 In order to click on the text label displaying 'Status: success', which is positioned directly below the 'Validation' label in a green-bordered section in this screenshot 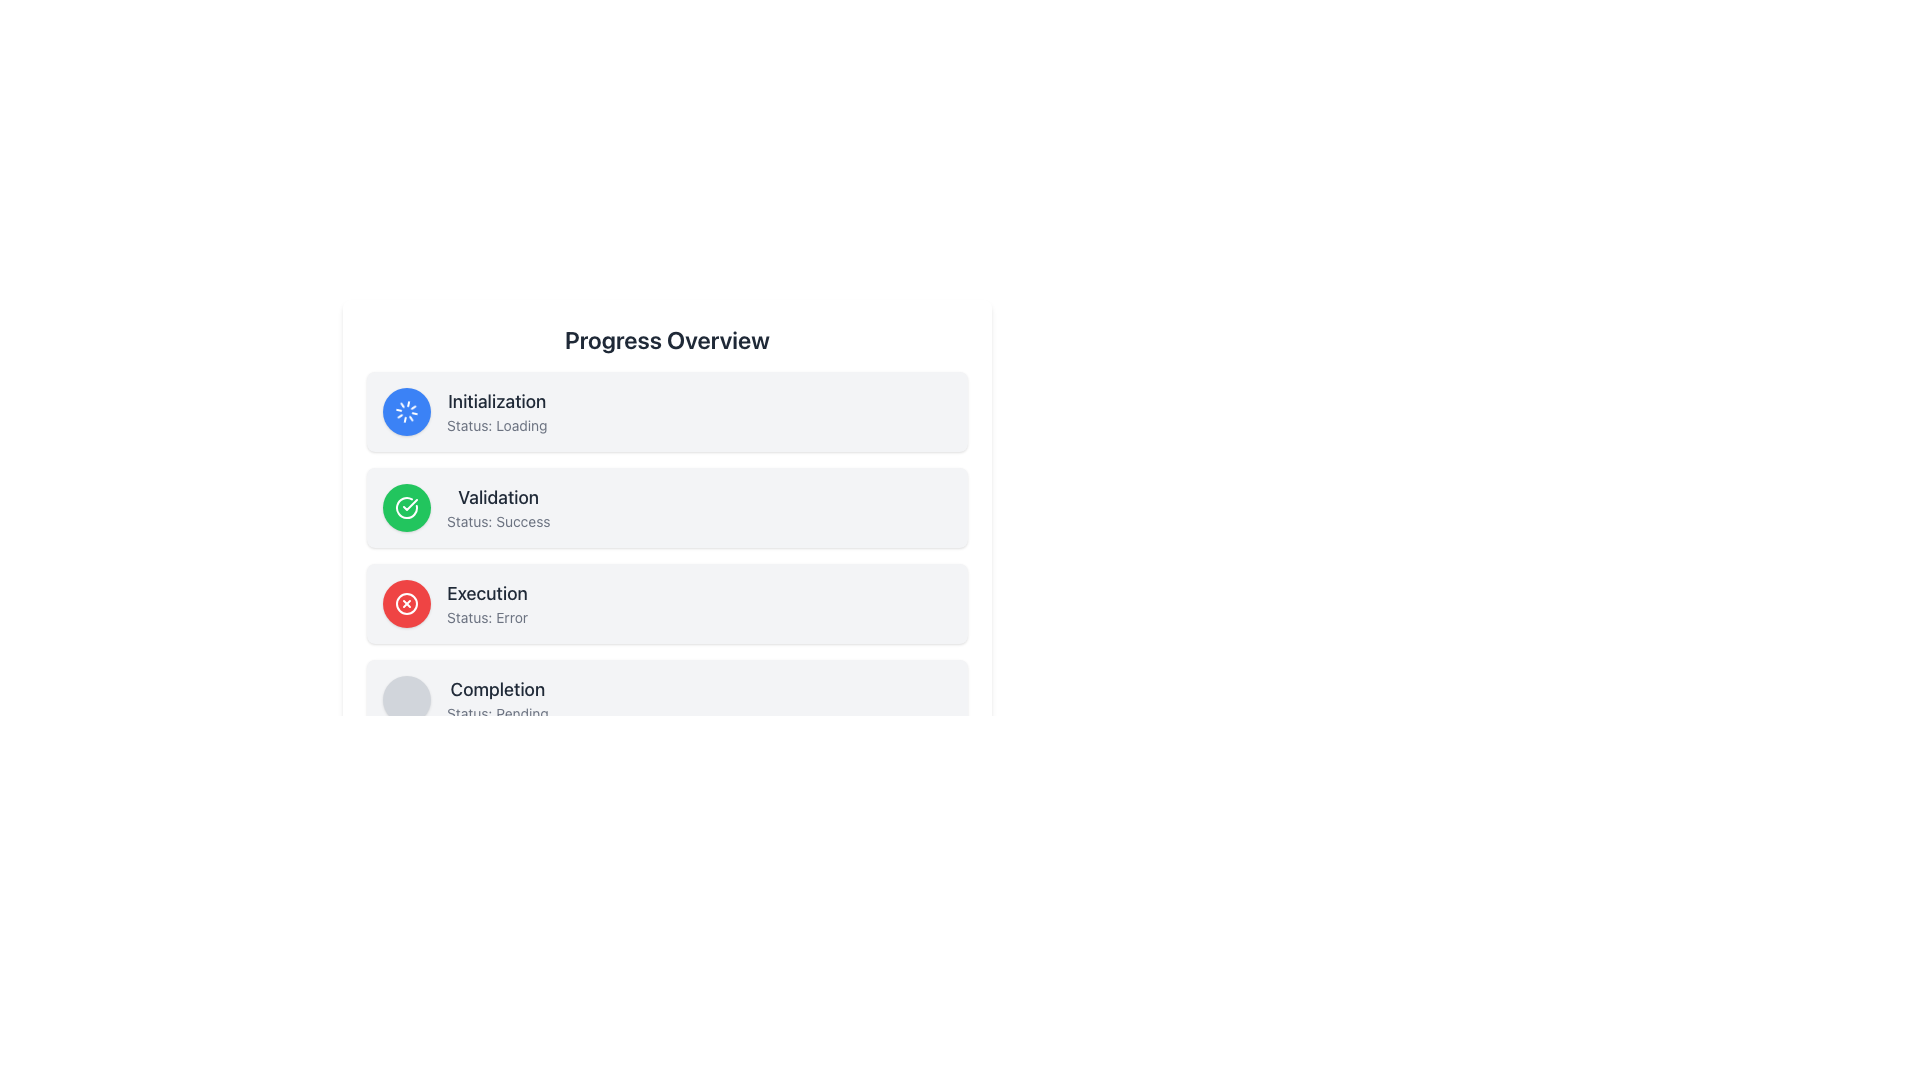, I will do `click(498, 520)`.